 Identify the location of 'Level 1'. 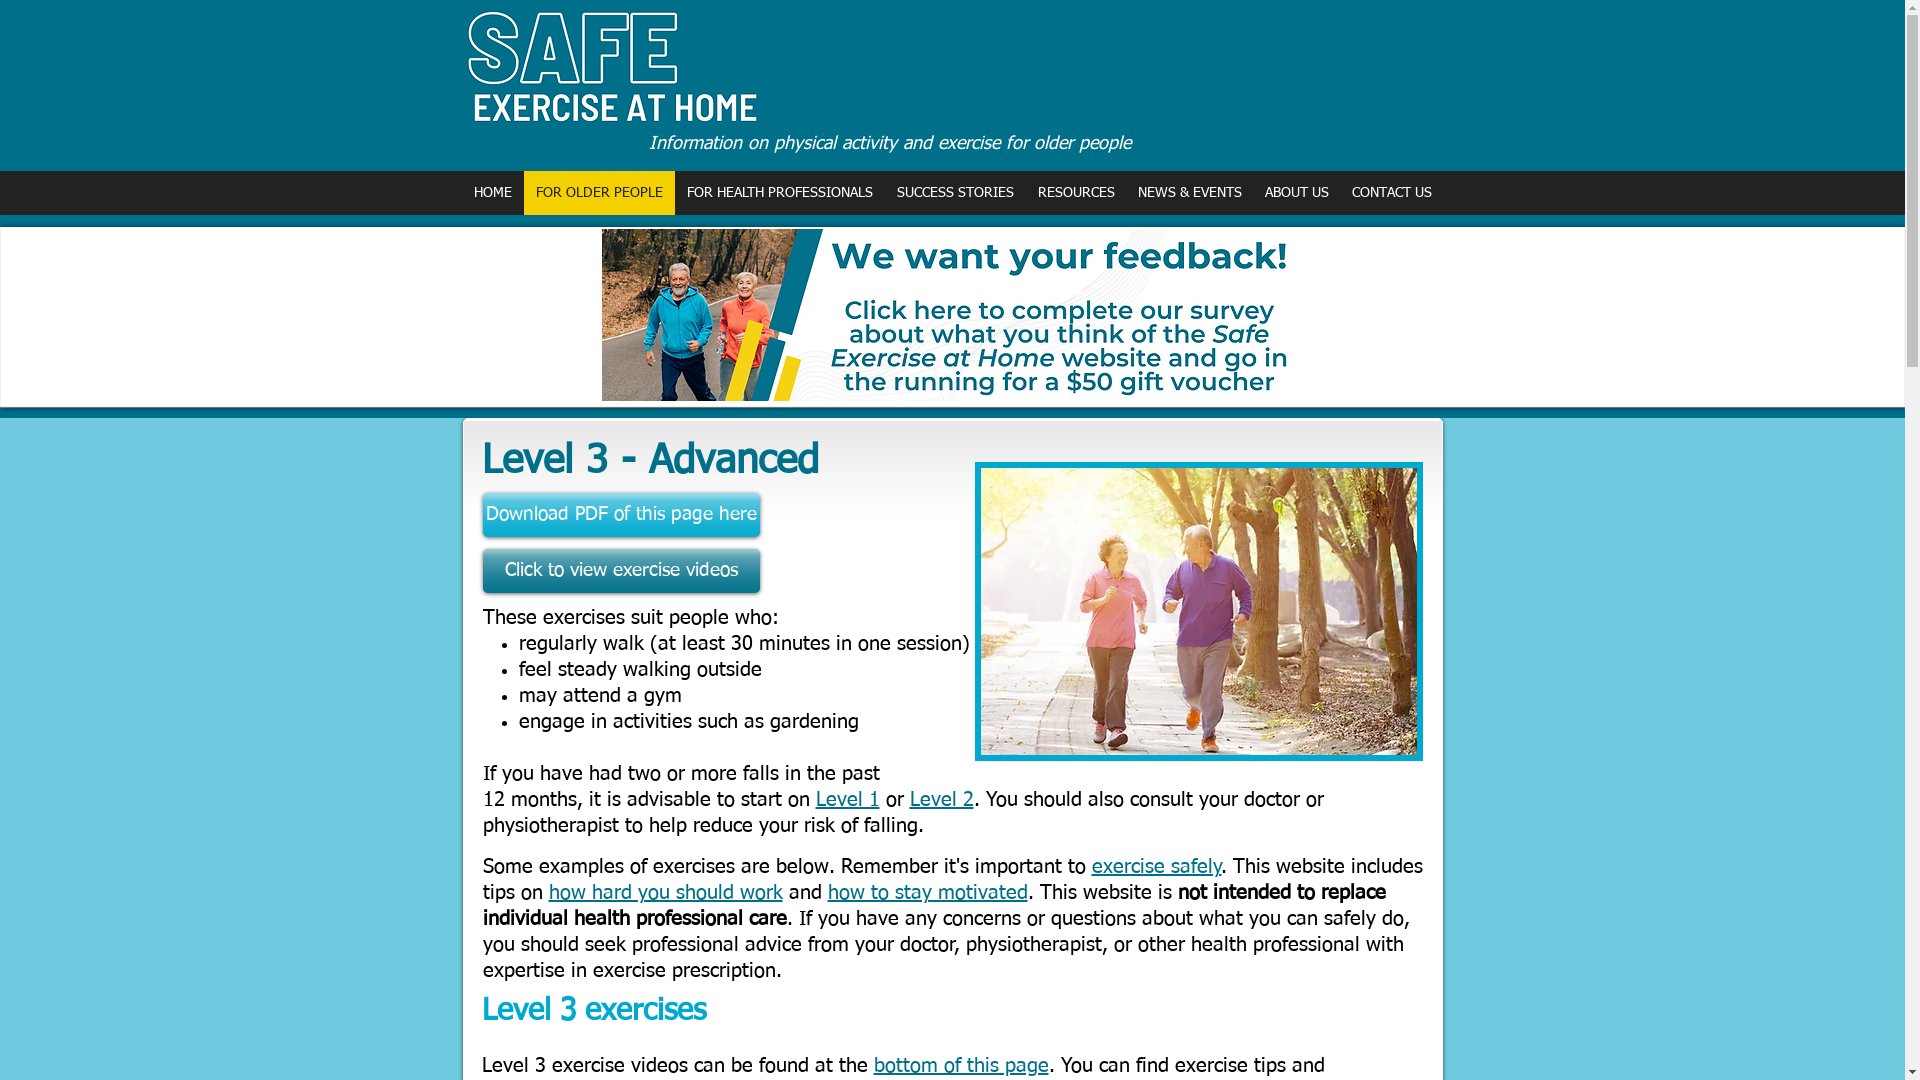
(848, 798).